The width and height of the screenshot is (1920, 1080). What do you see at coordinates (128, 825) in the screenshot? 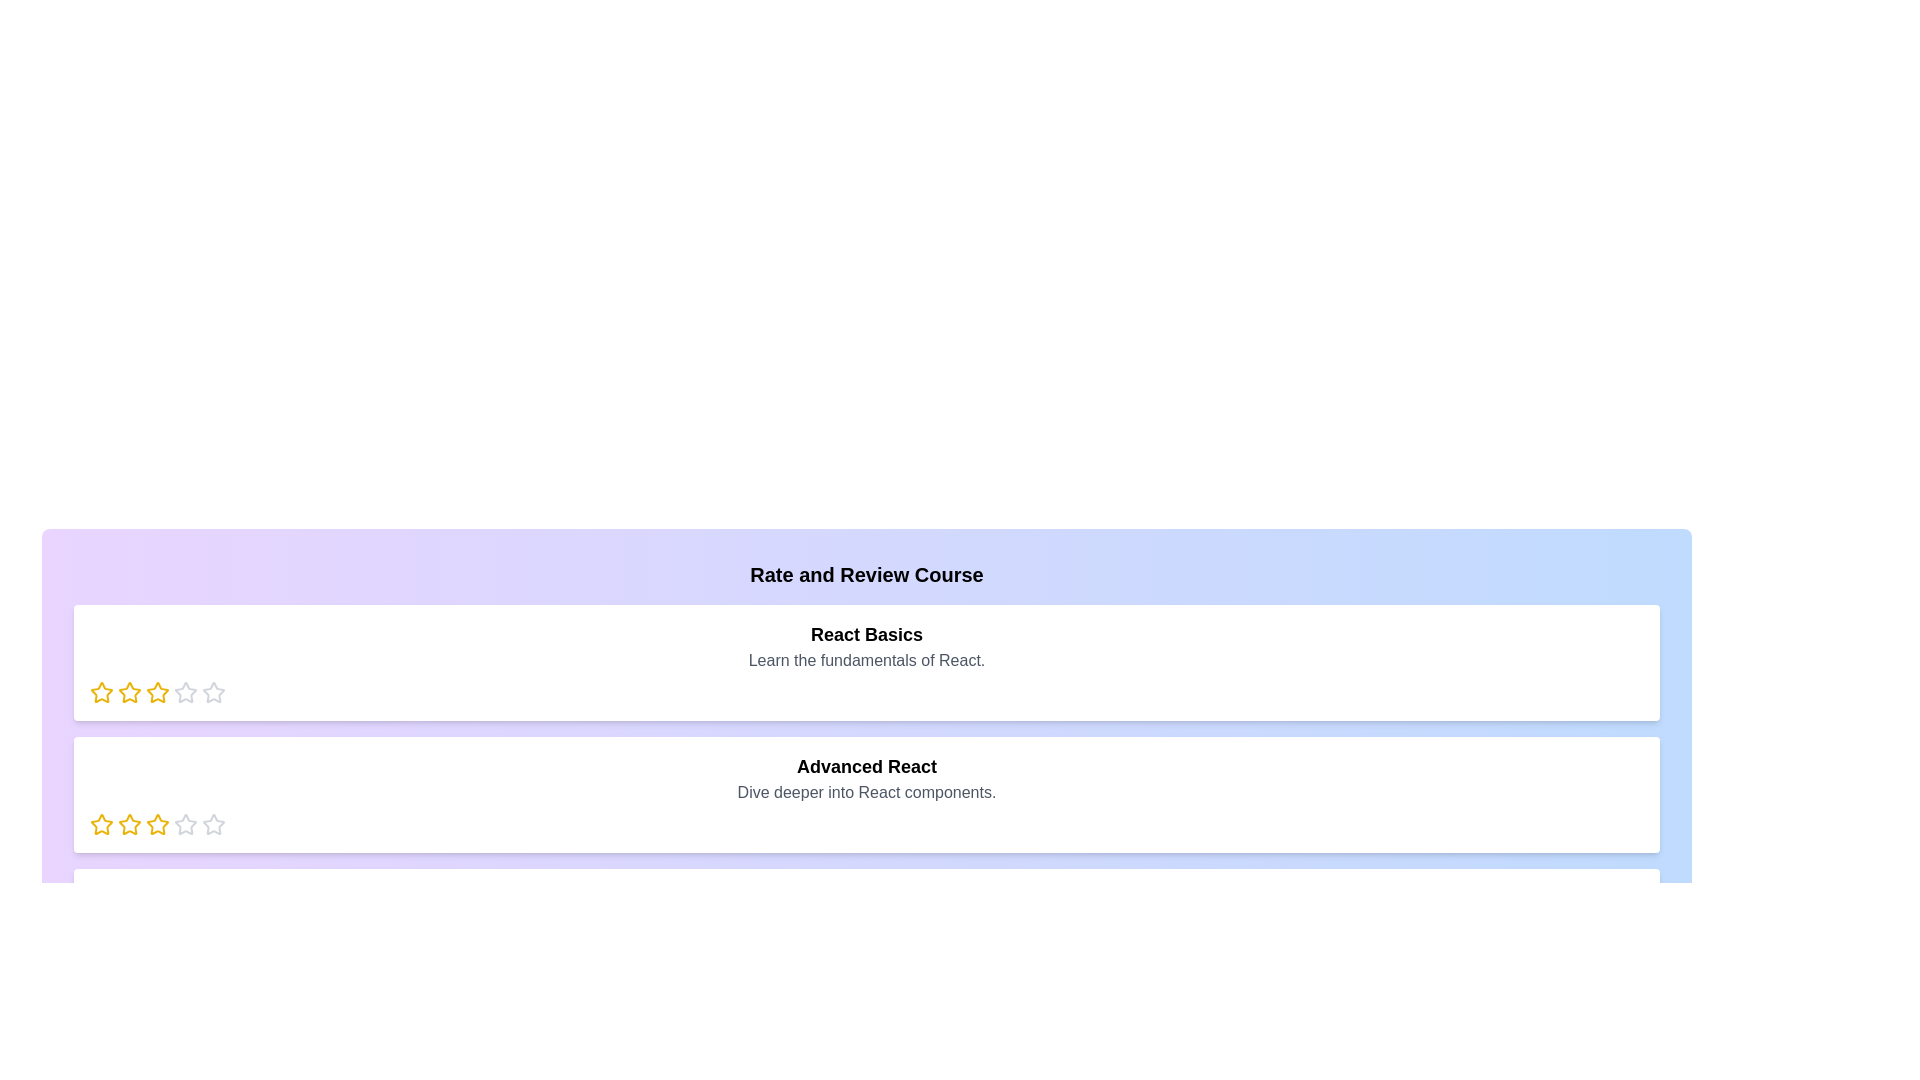
I see `the third yellow outlined star icon in the rating interface for the course 'Advanced React'` at bounding box center [128, 825].